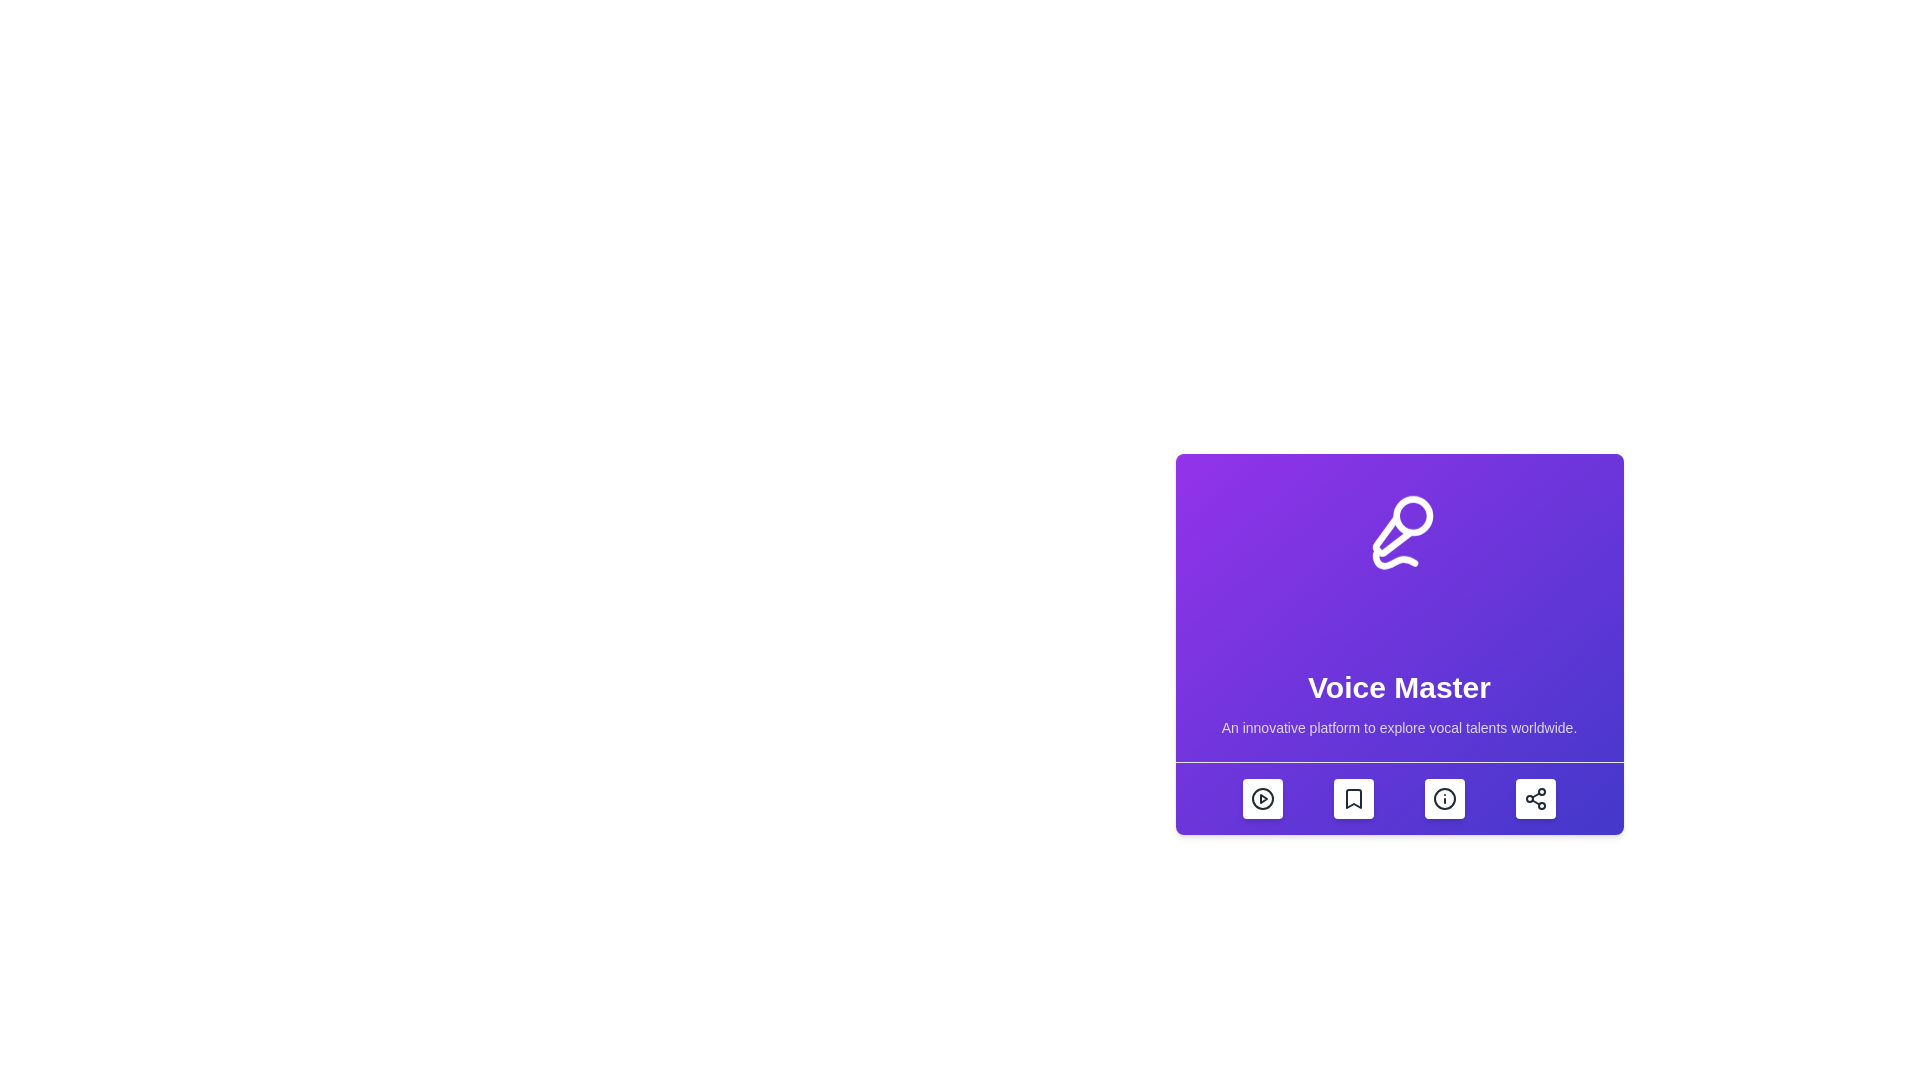  Describe the element at coordinates (1353, 797) in the screenshot. I see `the bookmark-shaped icon with a folded corner at the top right, located on the bottom bar under the 'Voice Master' purple card` at that location.